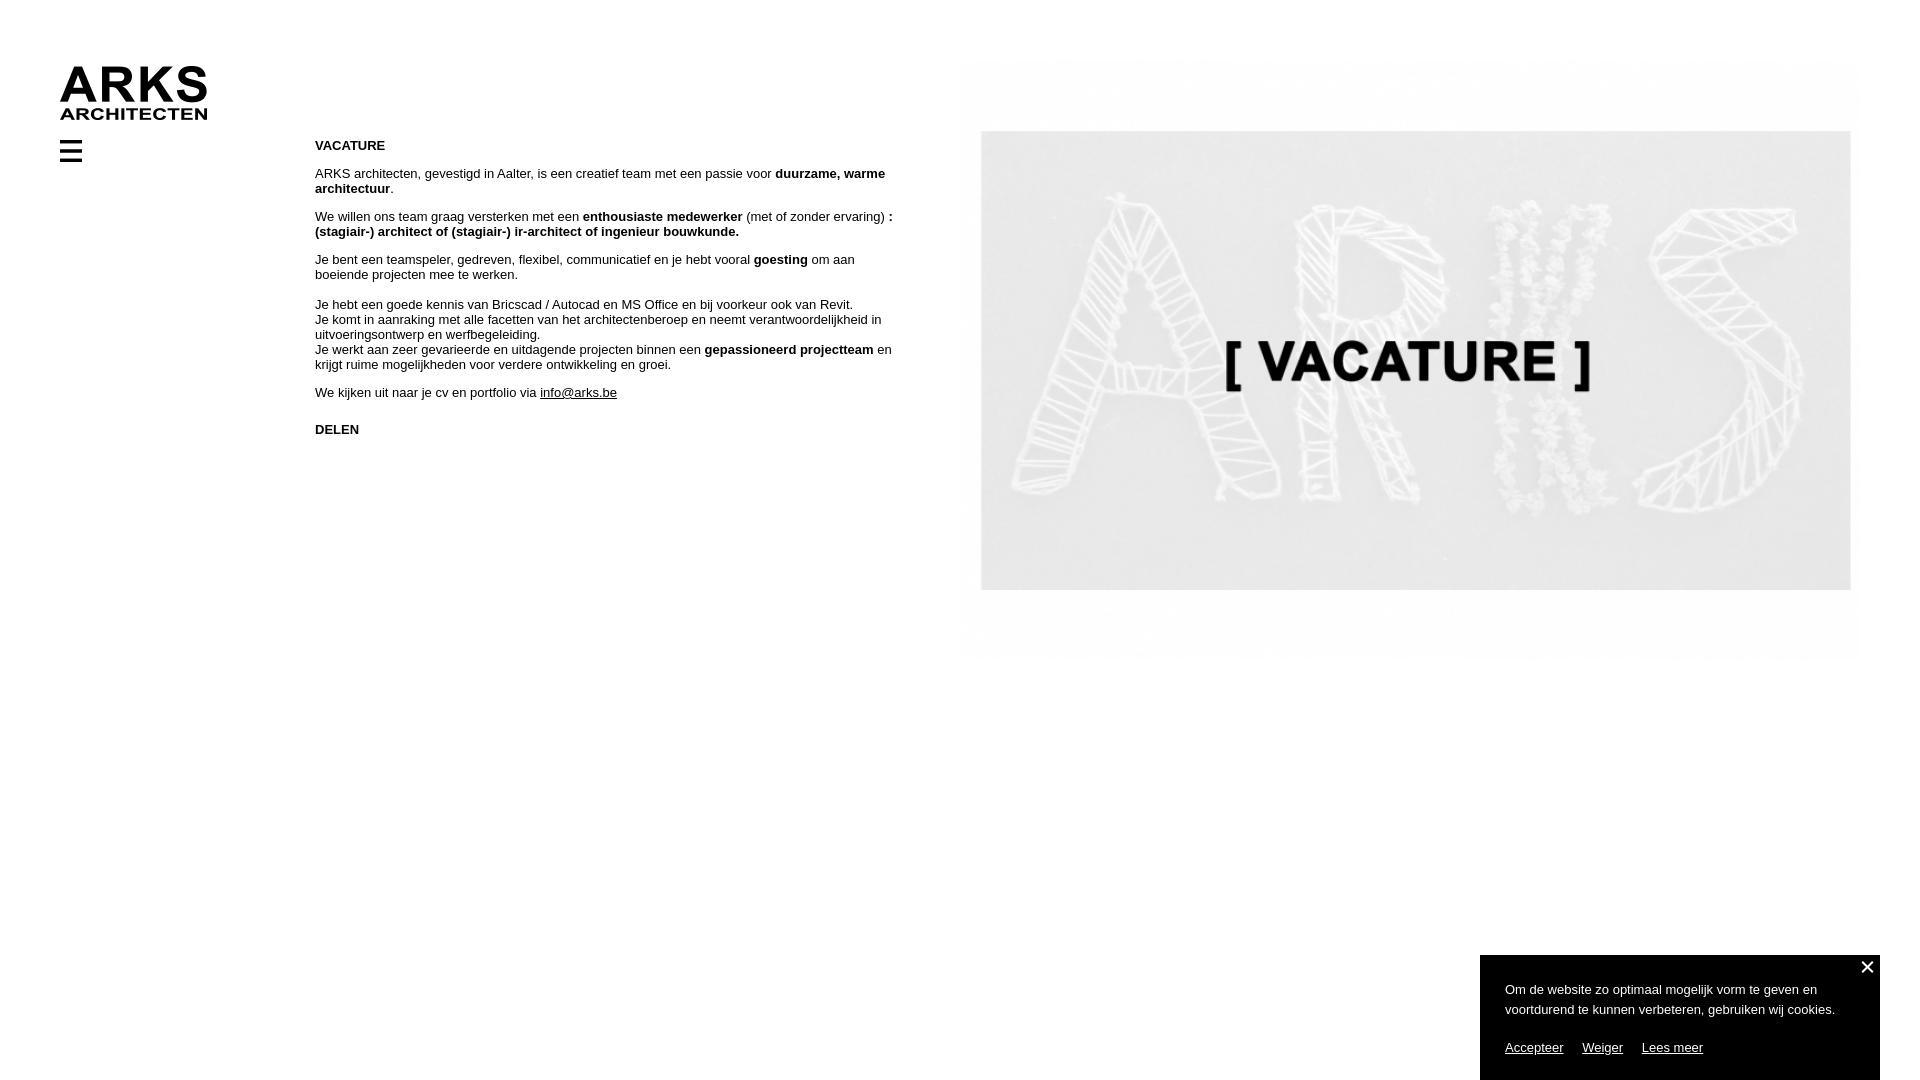 The height and width of the screenshot is (1080, 1920). Describe the element at coordinates (1672, 1046) in the screenshot. I see `'Lees meer'` at that location.